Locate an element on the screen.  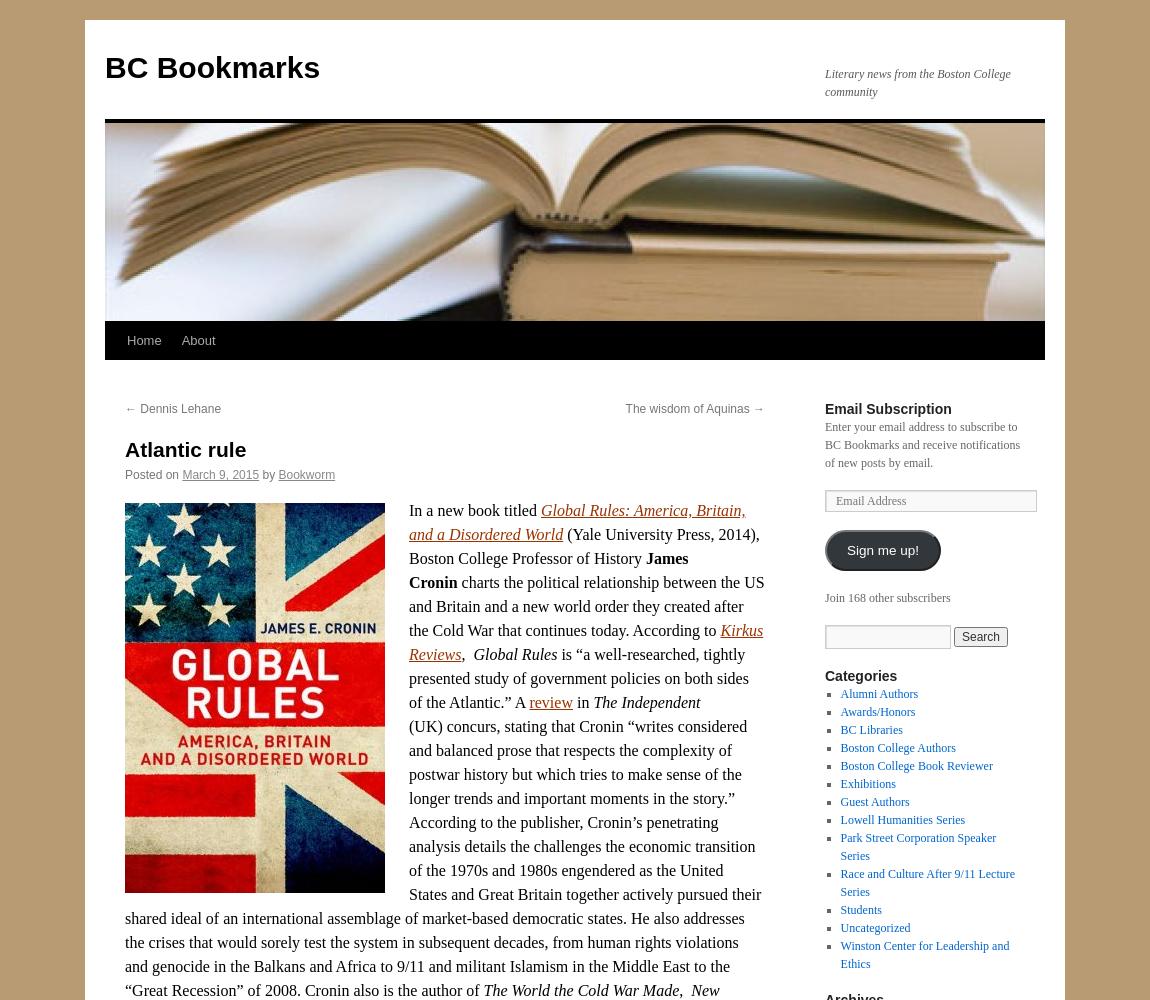
'The World the Cold War Made' is located at coordinates (579, 989).